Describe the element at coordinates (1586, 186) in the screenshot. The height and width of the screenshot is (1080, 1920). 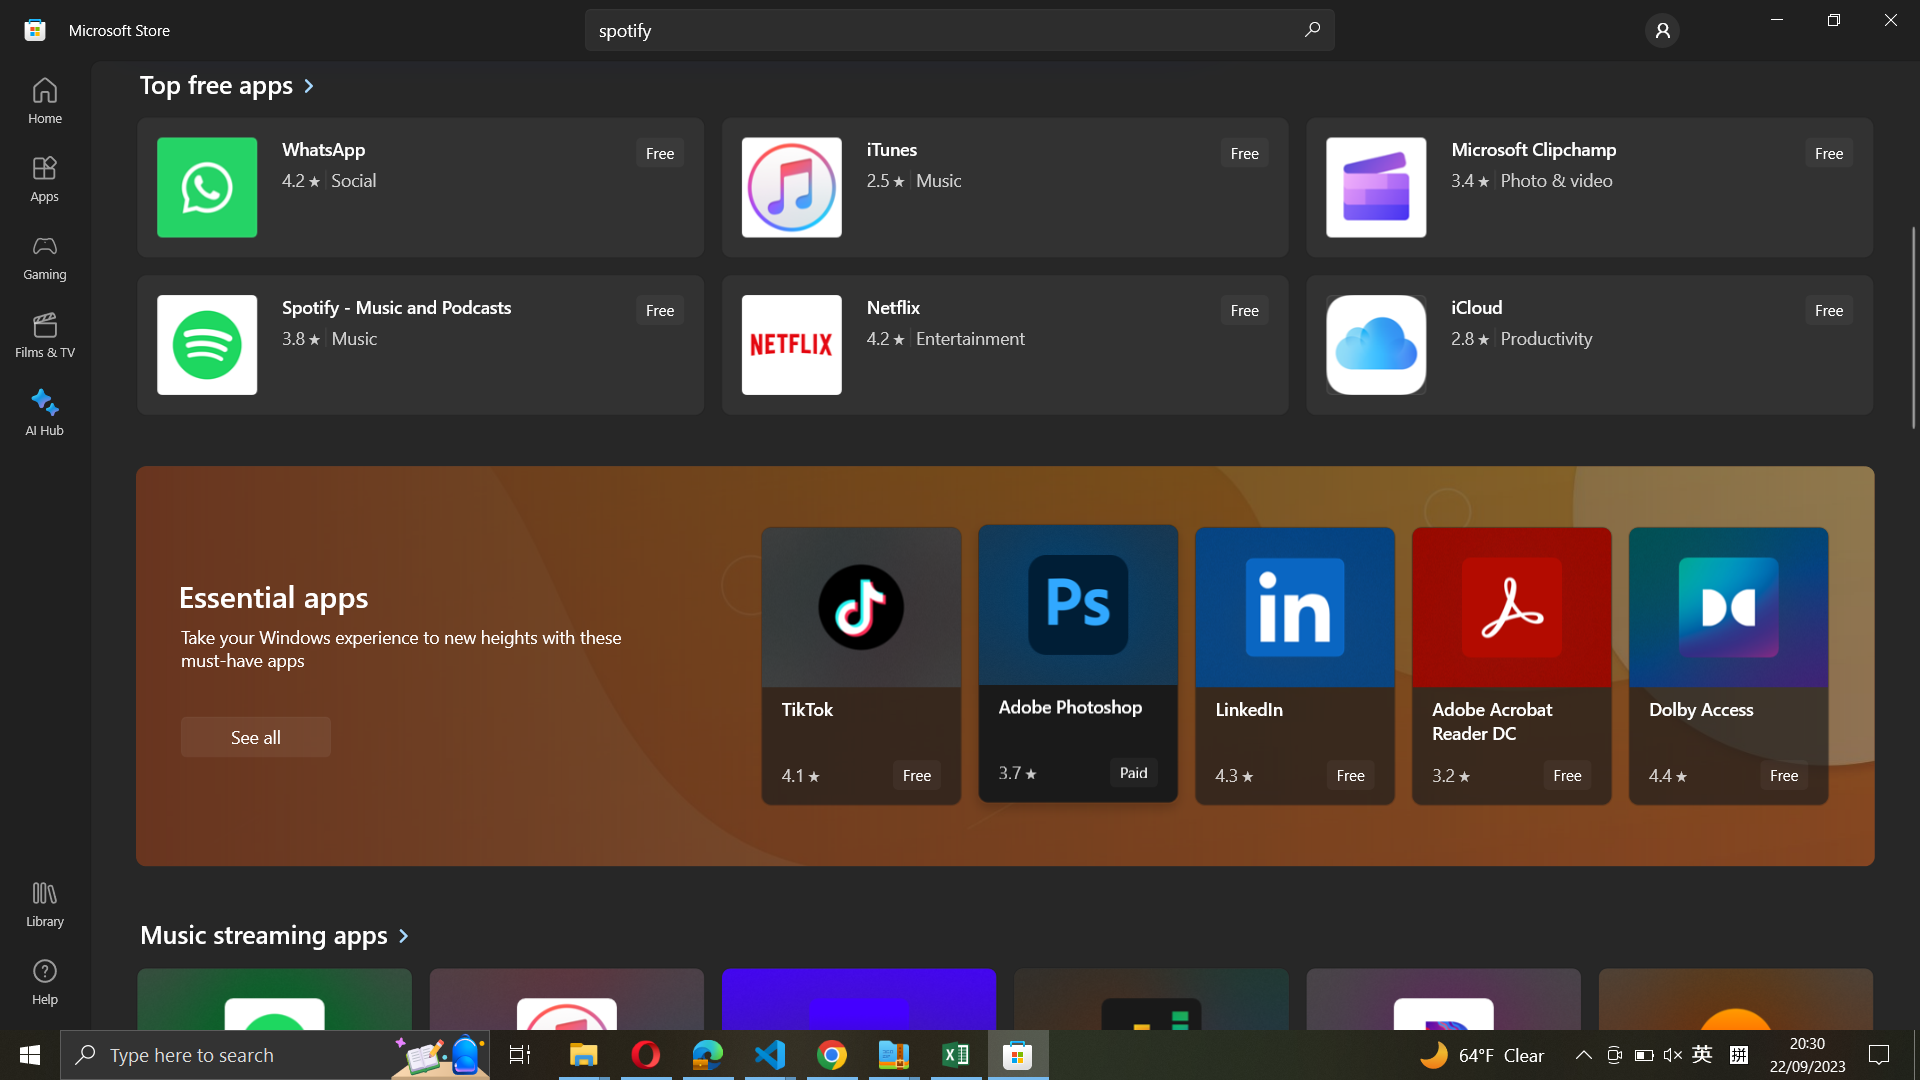
I see `the Microsoft Clipchamp application` at that location.